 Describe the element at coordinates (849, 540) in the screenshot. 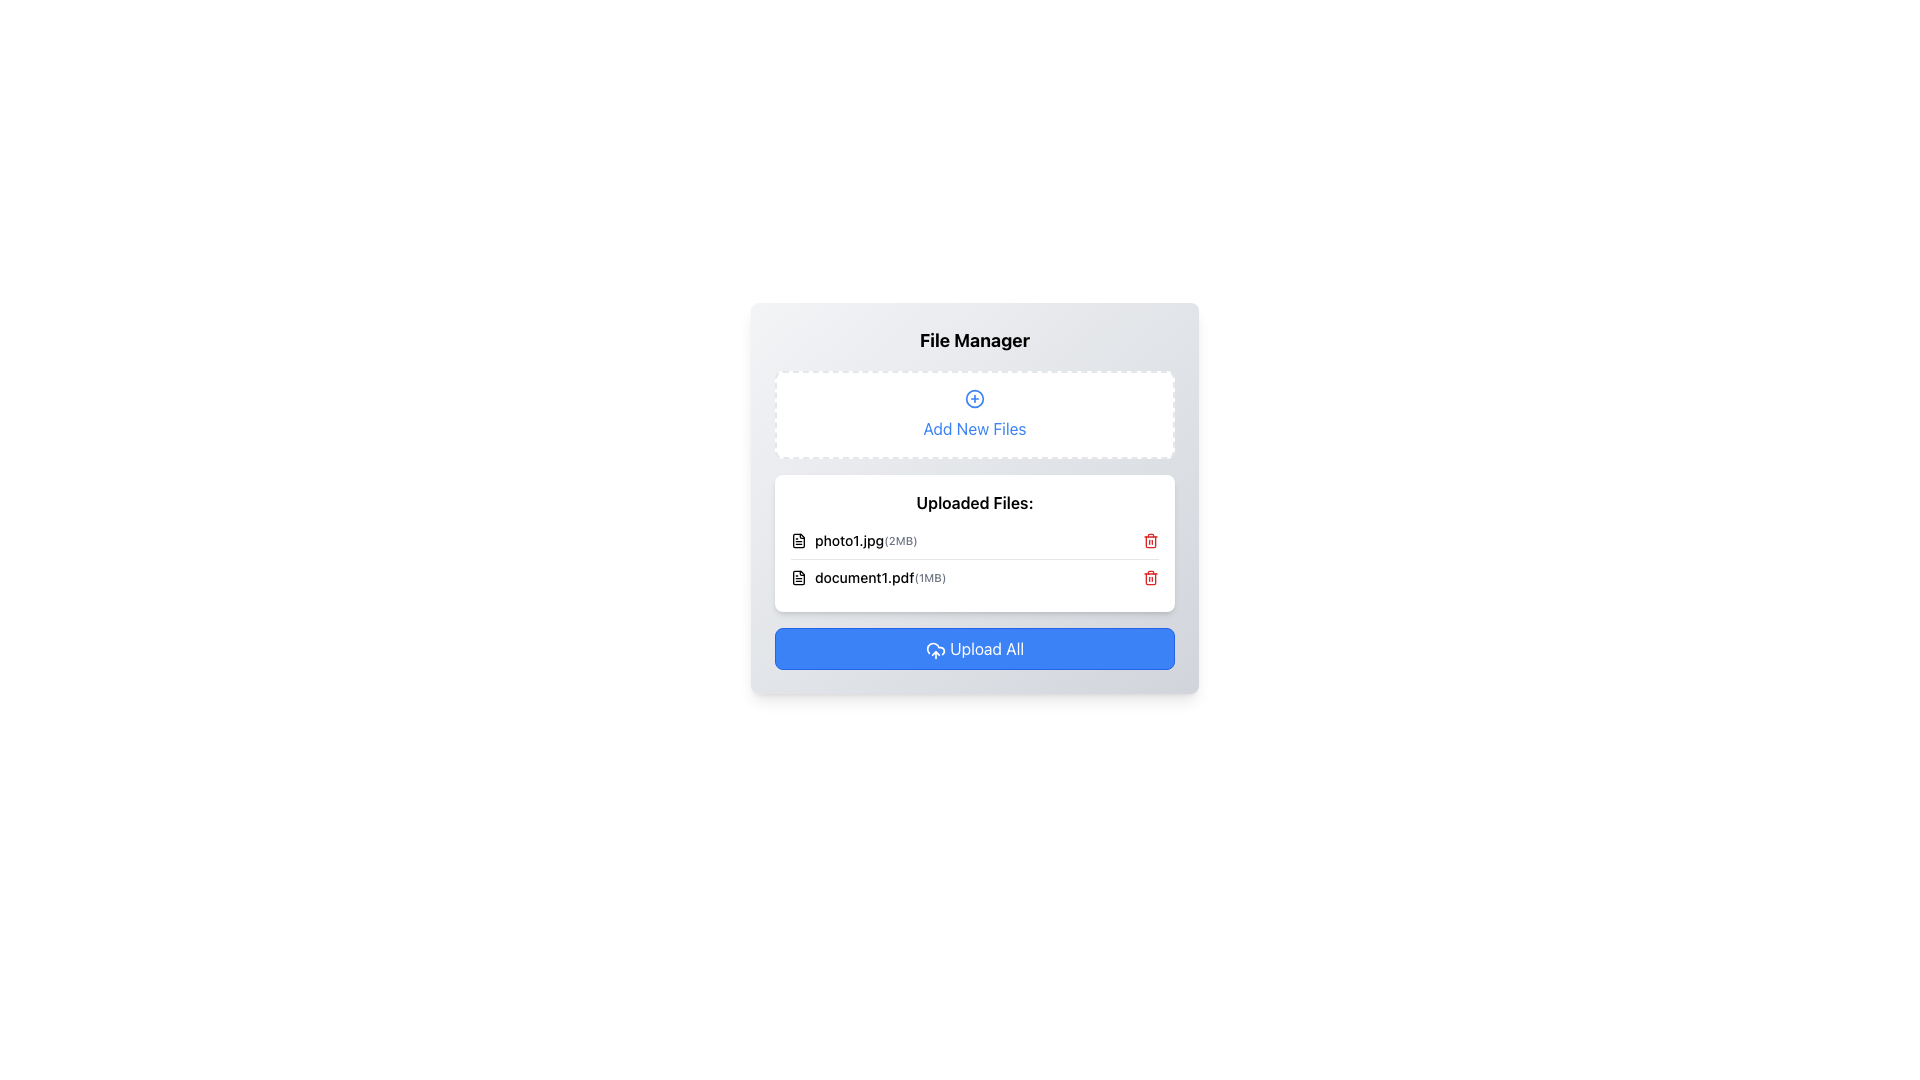

I see `the Text label representing the name of the uploaded file in the 'Uploaded Files' section of the 'File Manager' interface to read its content` at that location.